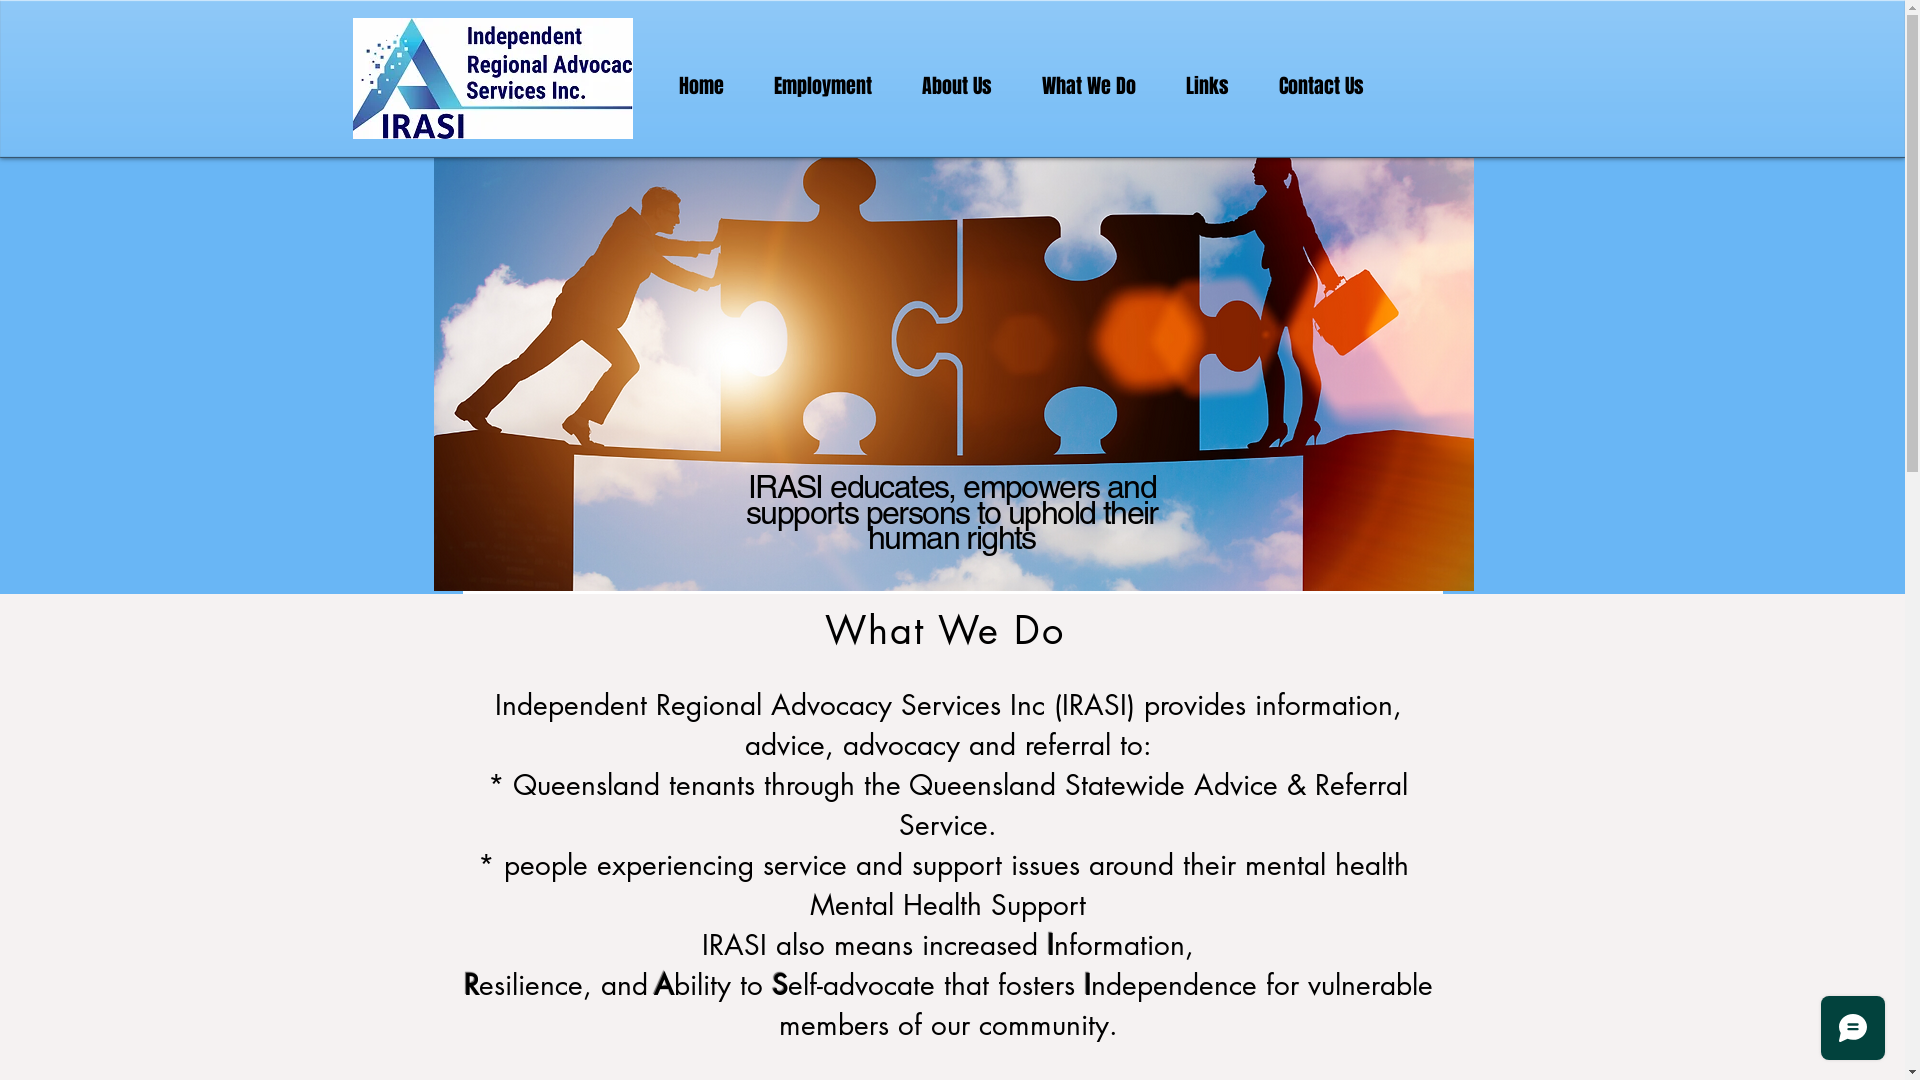  I want to click on 'Contact Us', so click(1321, 85).